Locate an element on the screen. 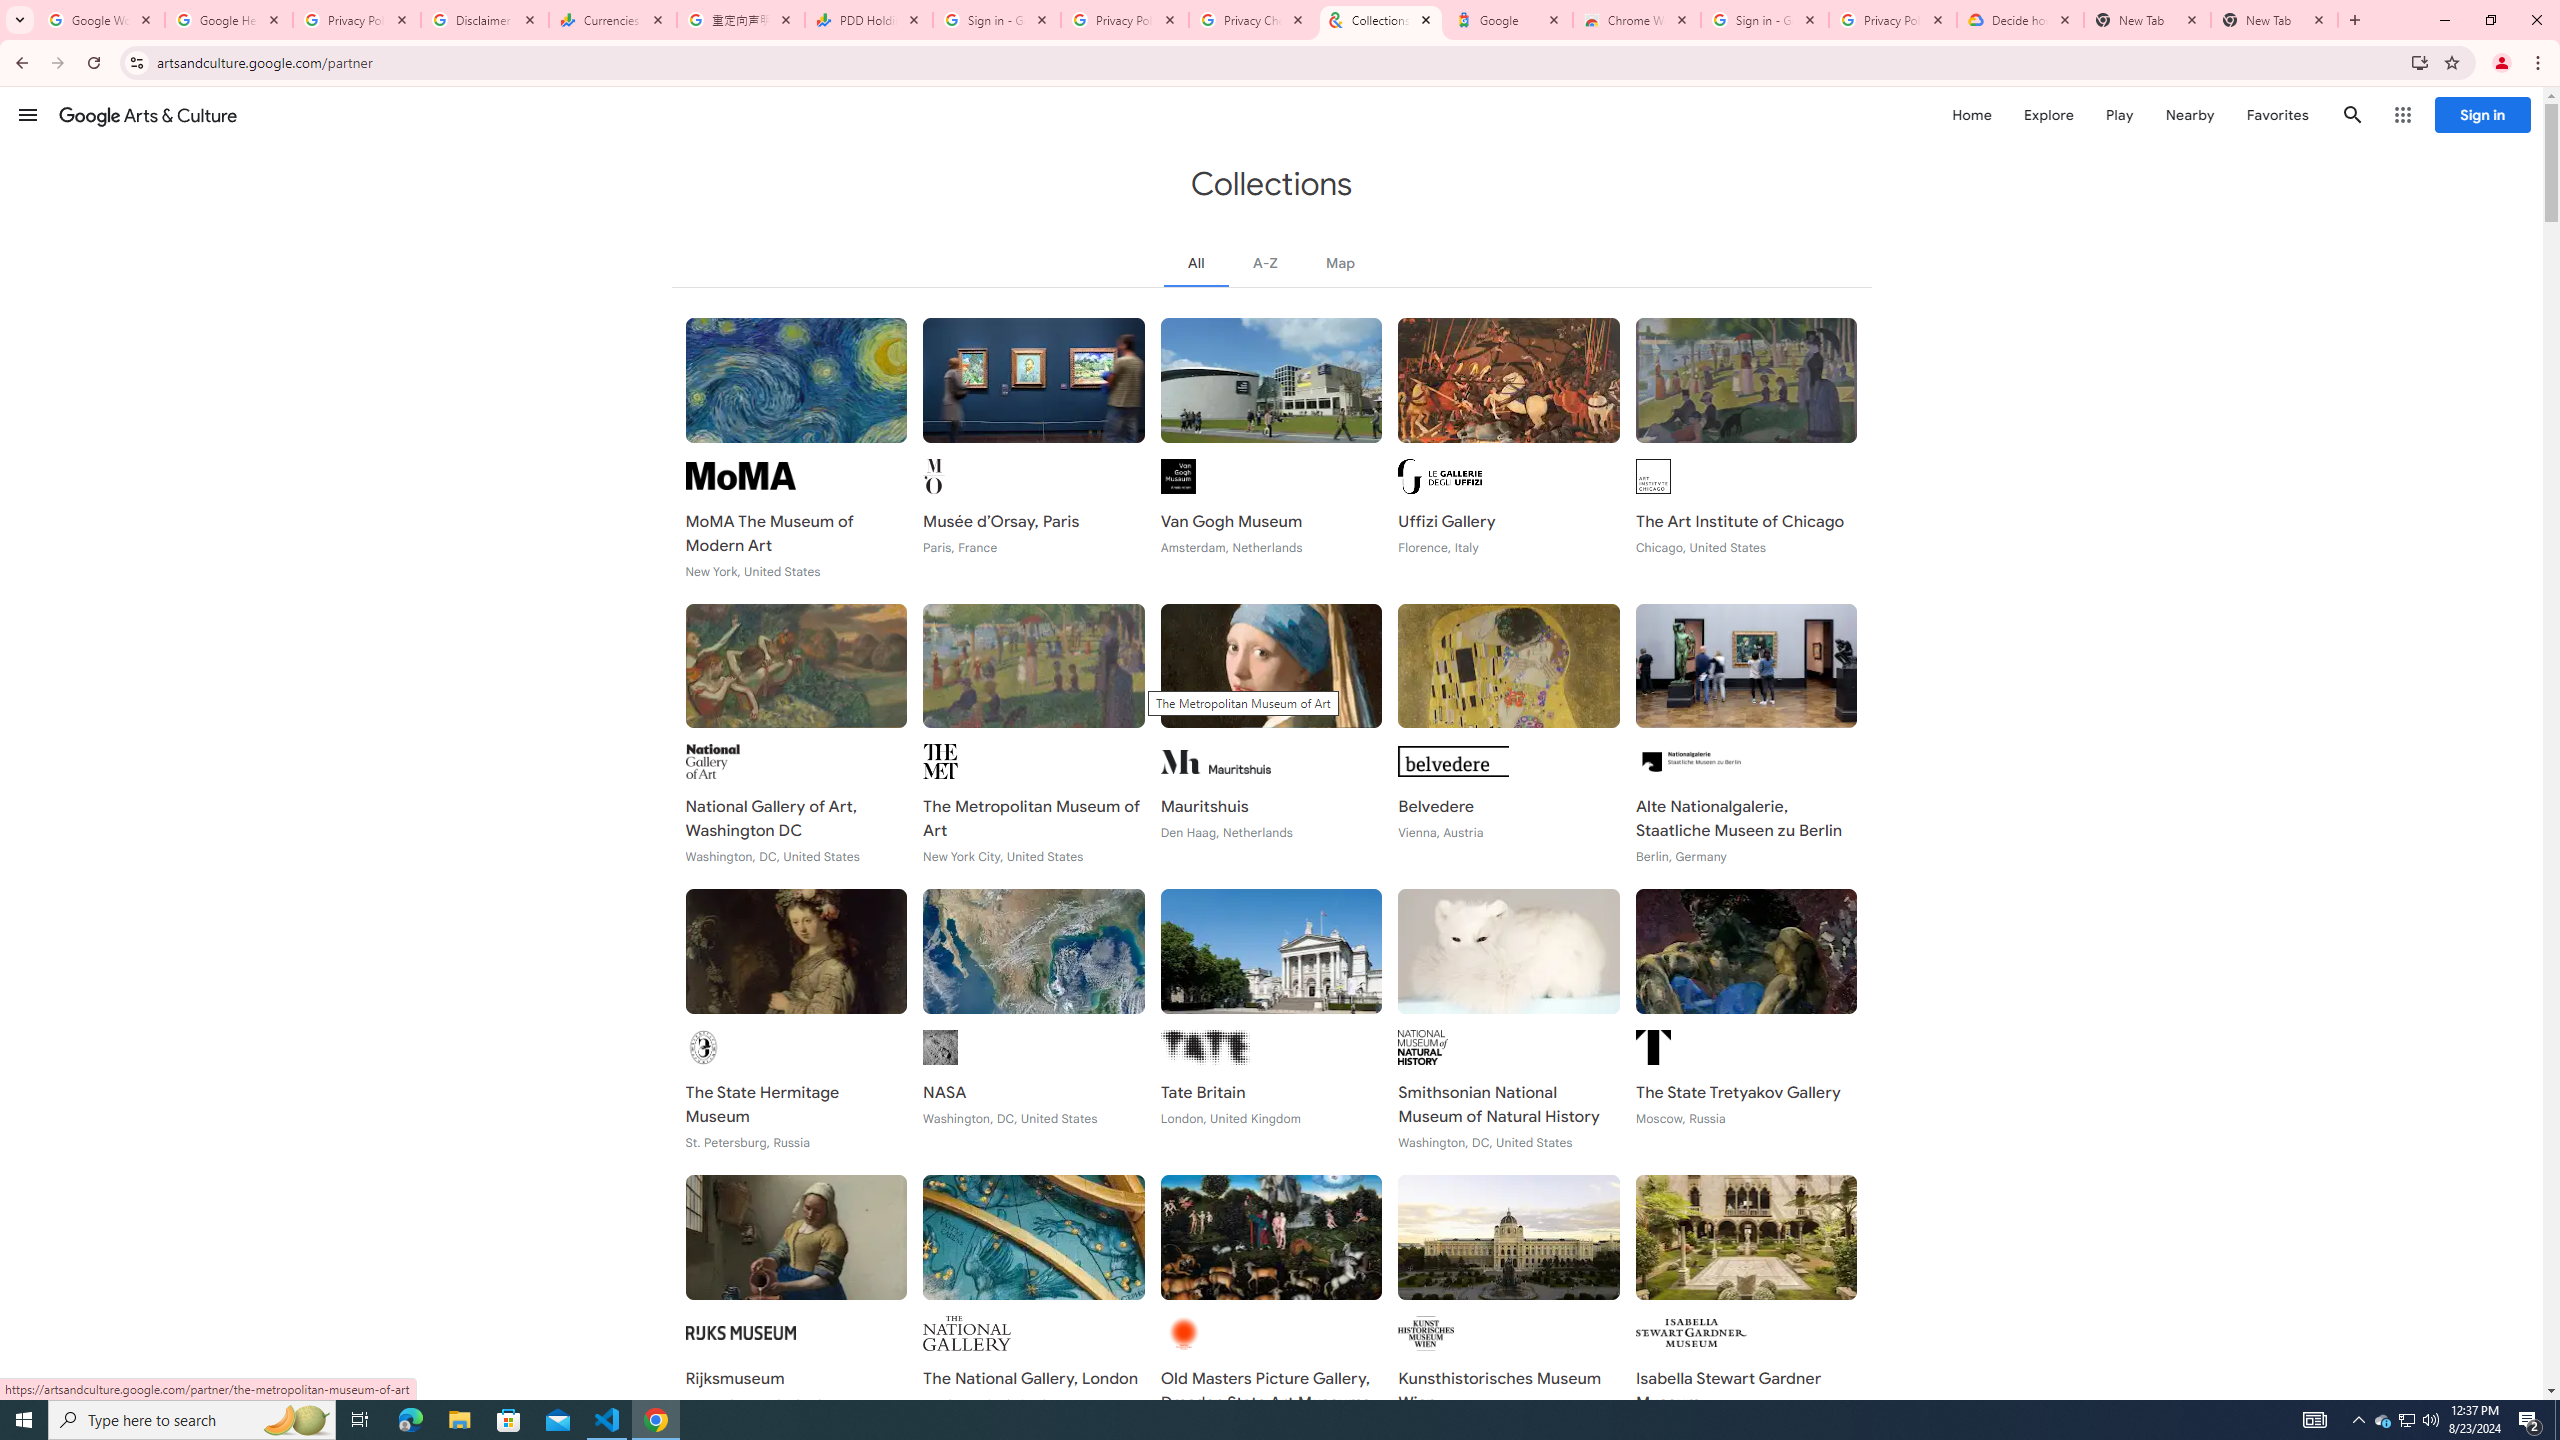 This screenshot has width=2560, height=1440. 'Van Gogh Museum Amsterdam, Netherlands' is located at coordinates (1271, 448).